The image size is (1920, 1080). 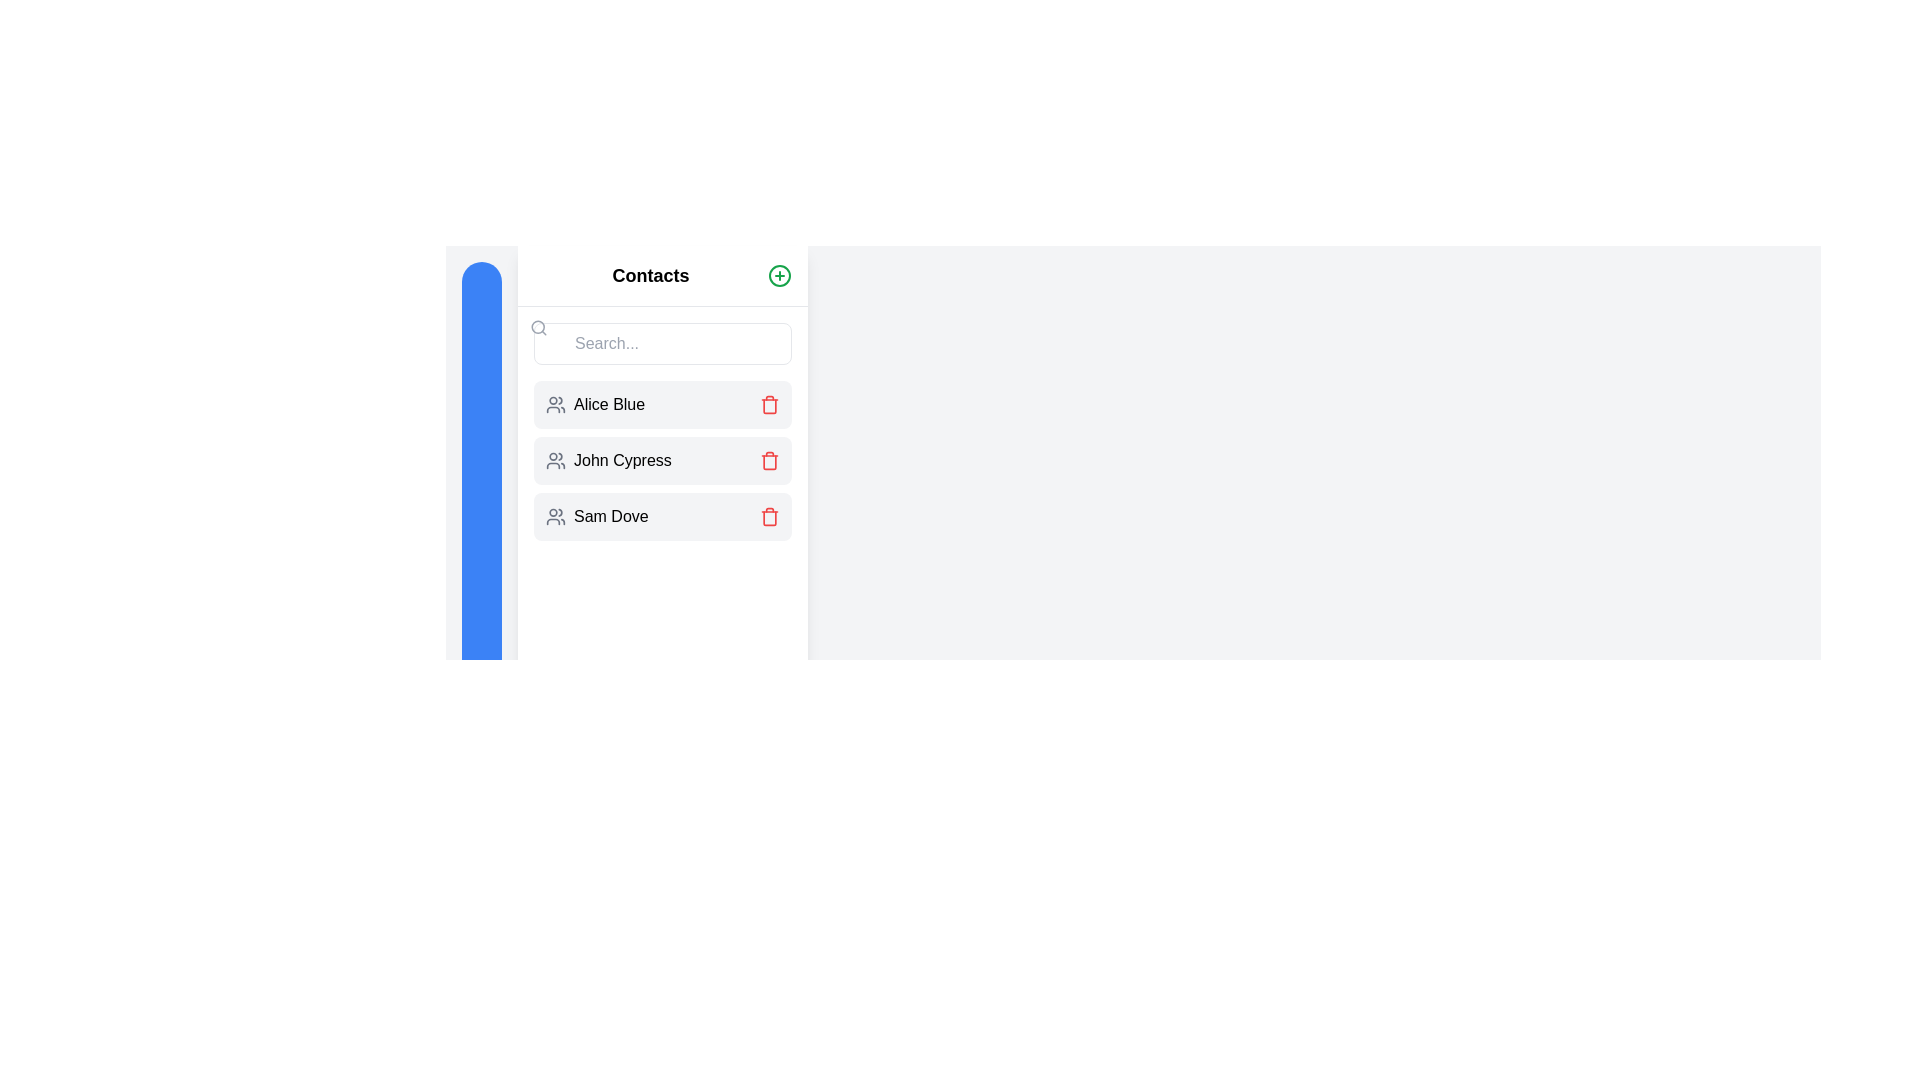 I want to click on the contact icon representing 'John Cypress', which is located on the left side of the contact entry row adjacent to the name text, so click(x=556, y=461).